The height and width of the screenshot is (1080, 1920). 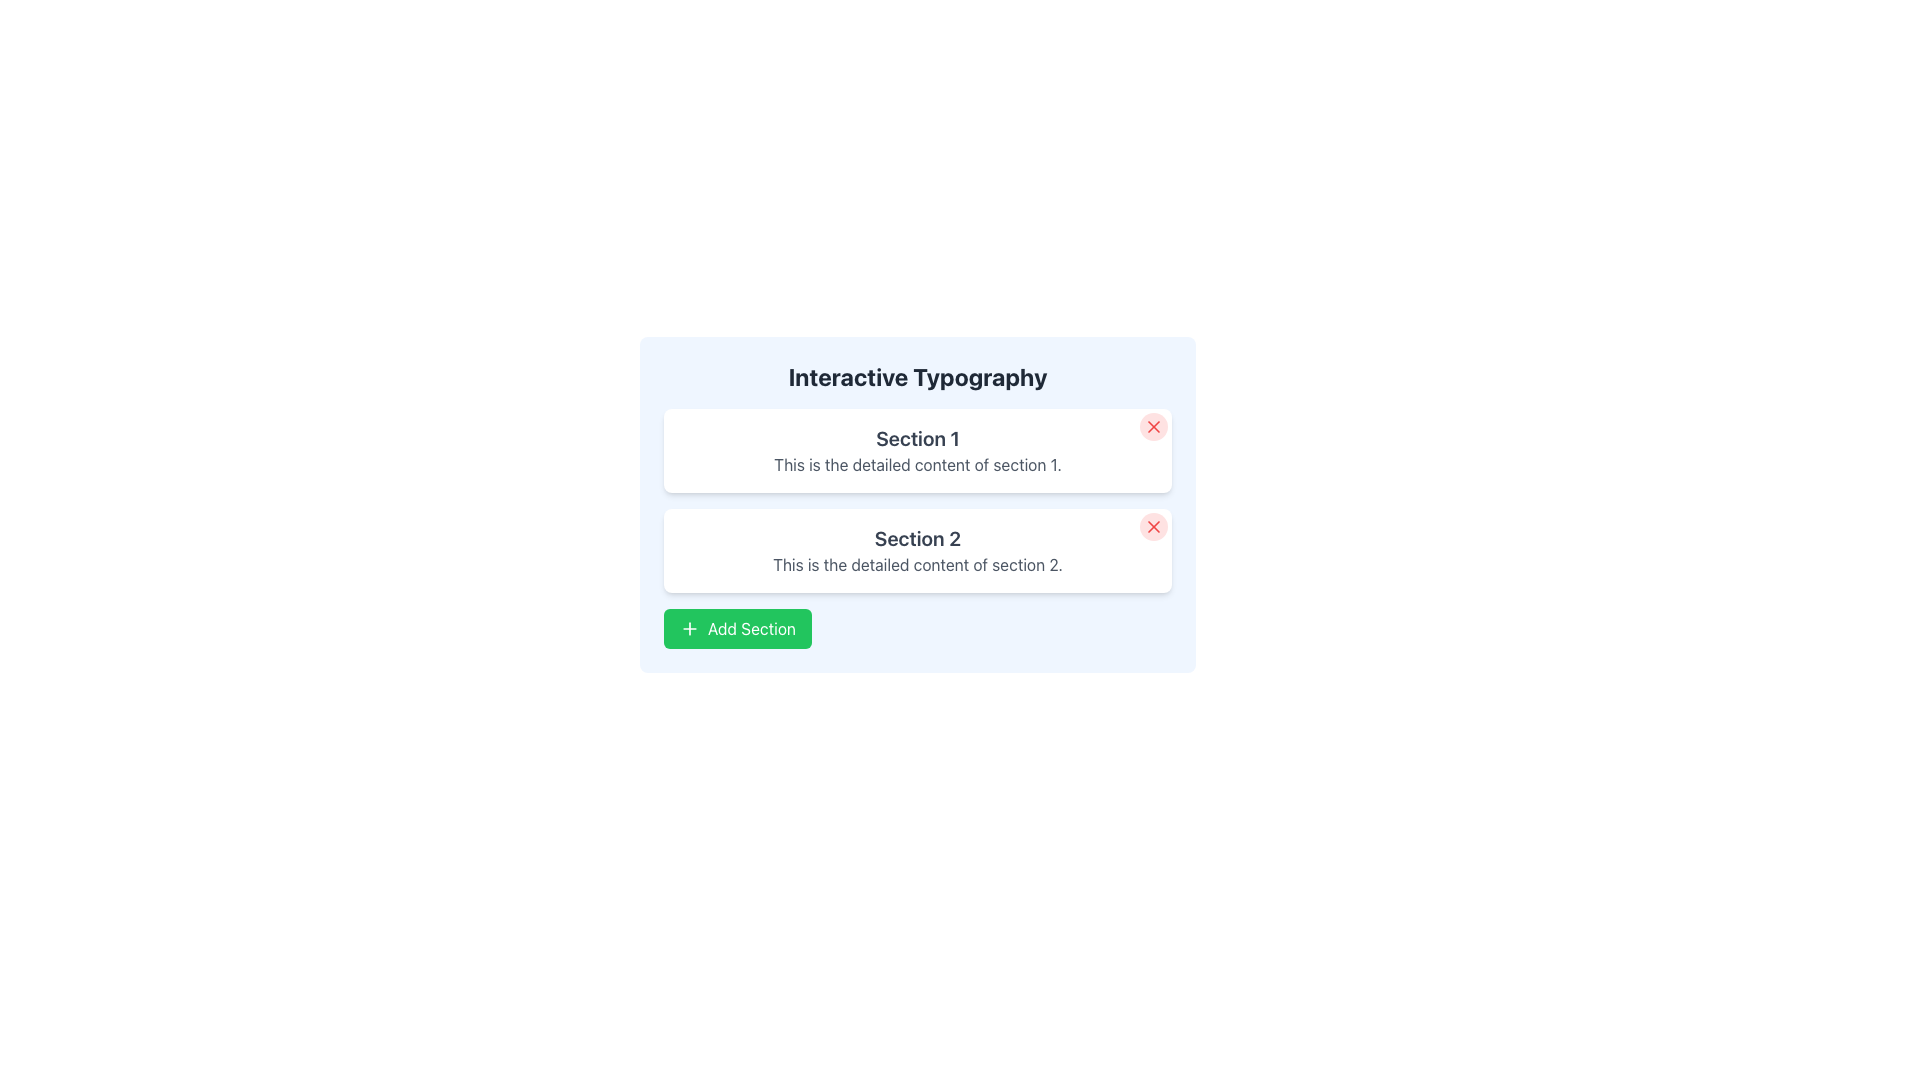 What do you see at coordinates (737, 627) in the screenshot?
I see `the green 'Add Section' button with rounded corners` at bounding box center [737, 627].